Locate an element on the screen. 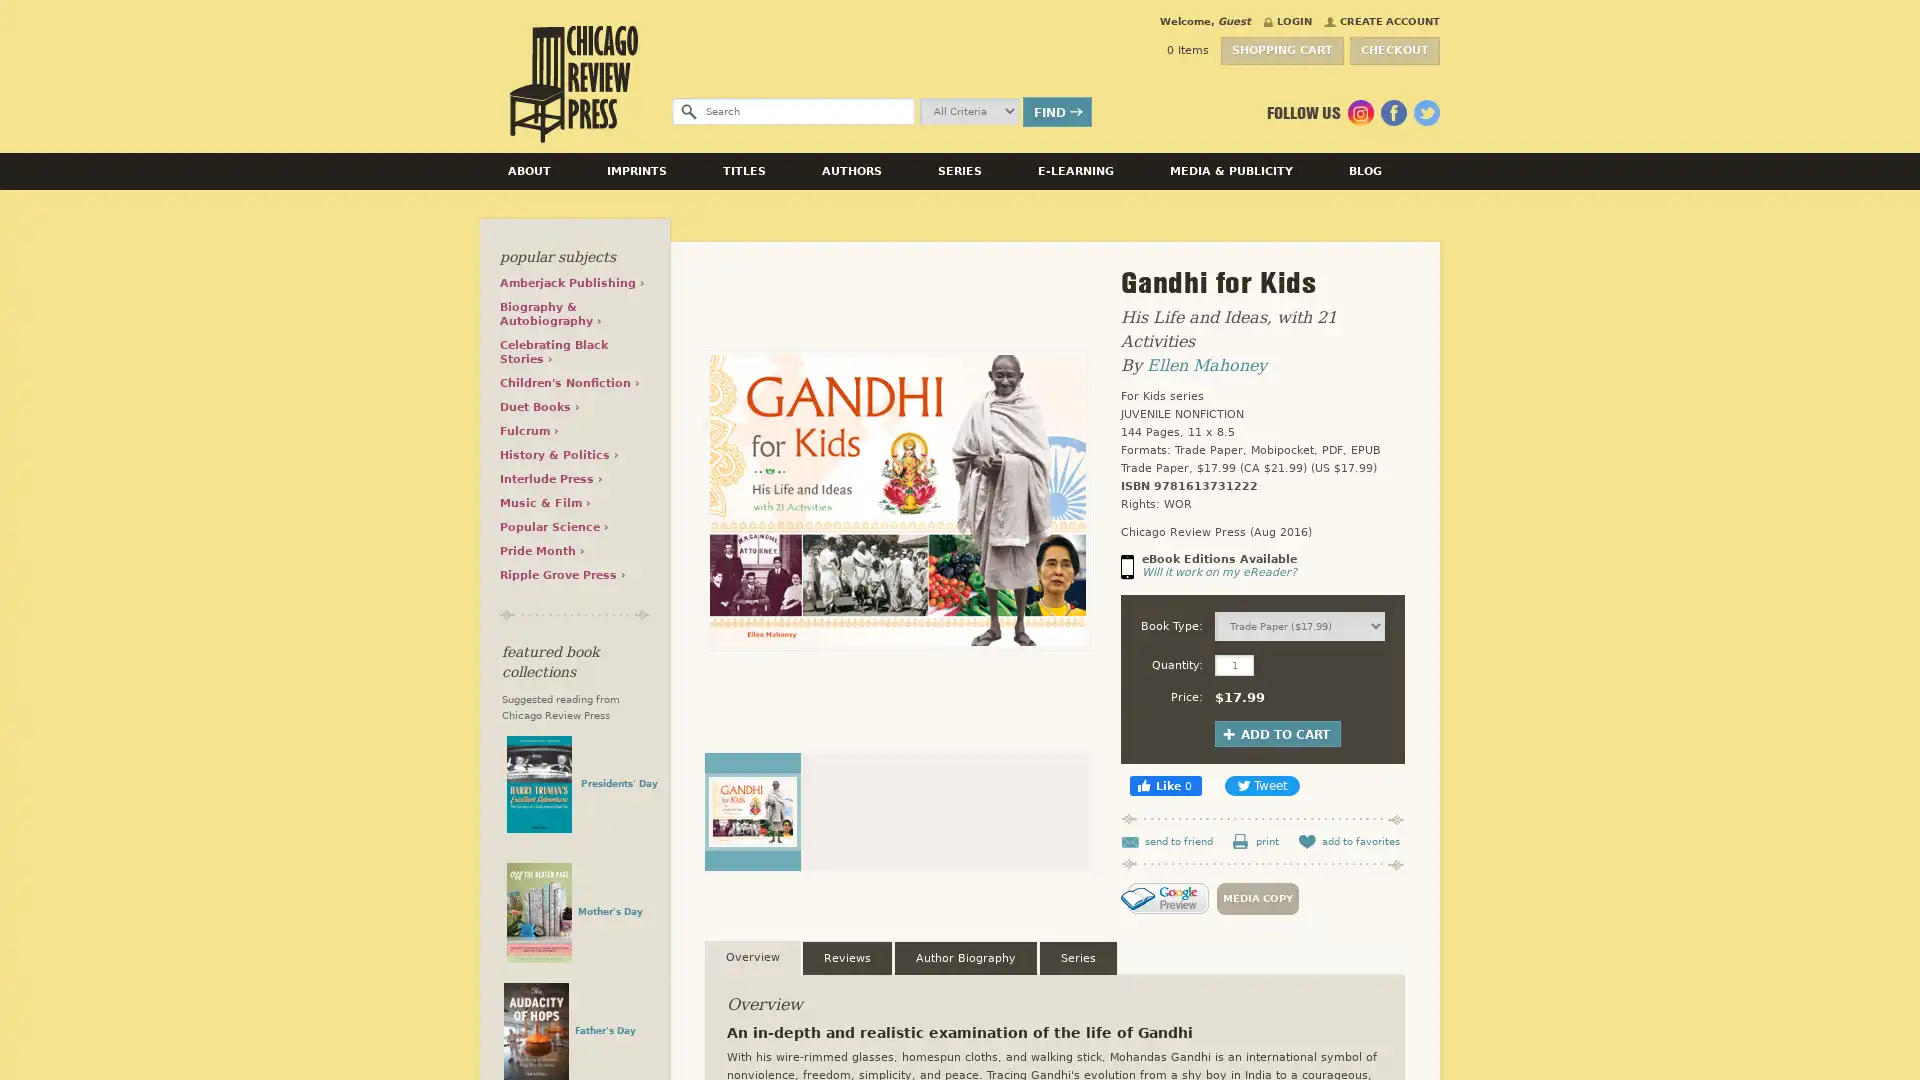  Add To Cart is located at coordinates (1276, 732).